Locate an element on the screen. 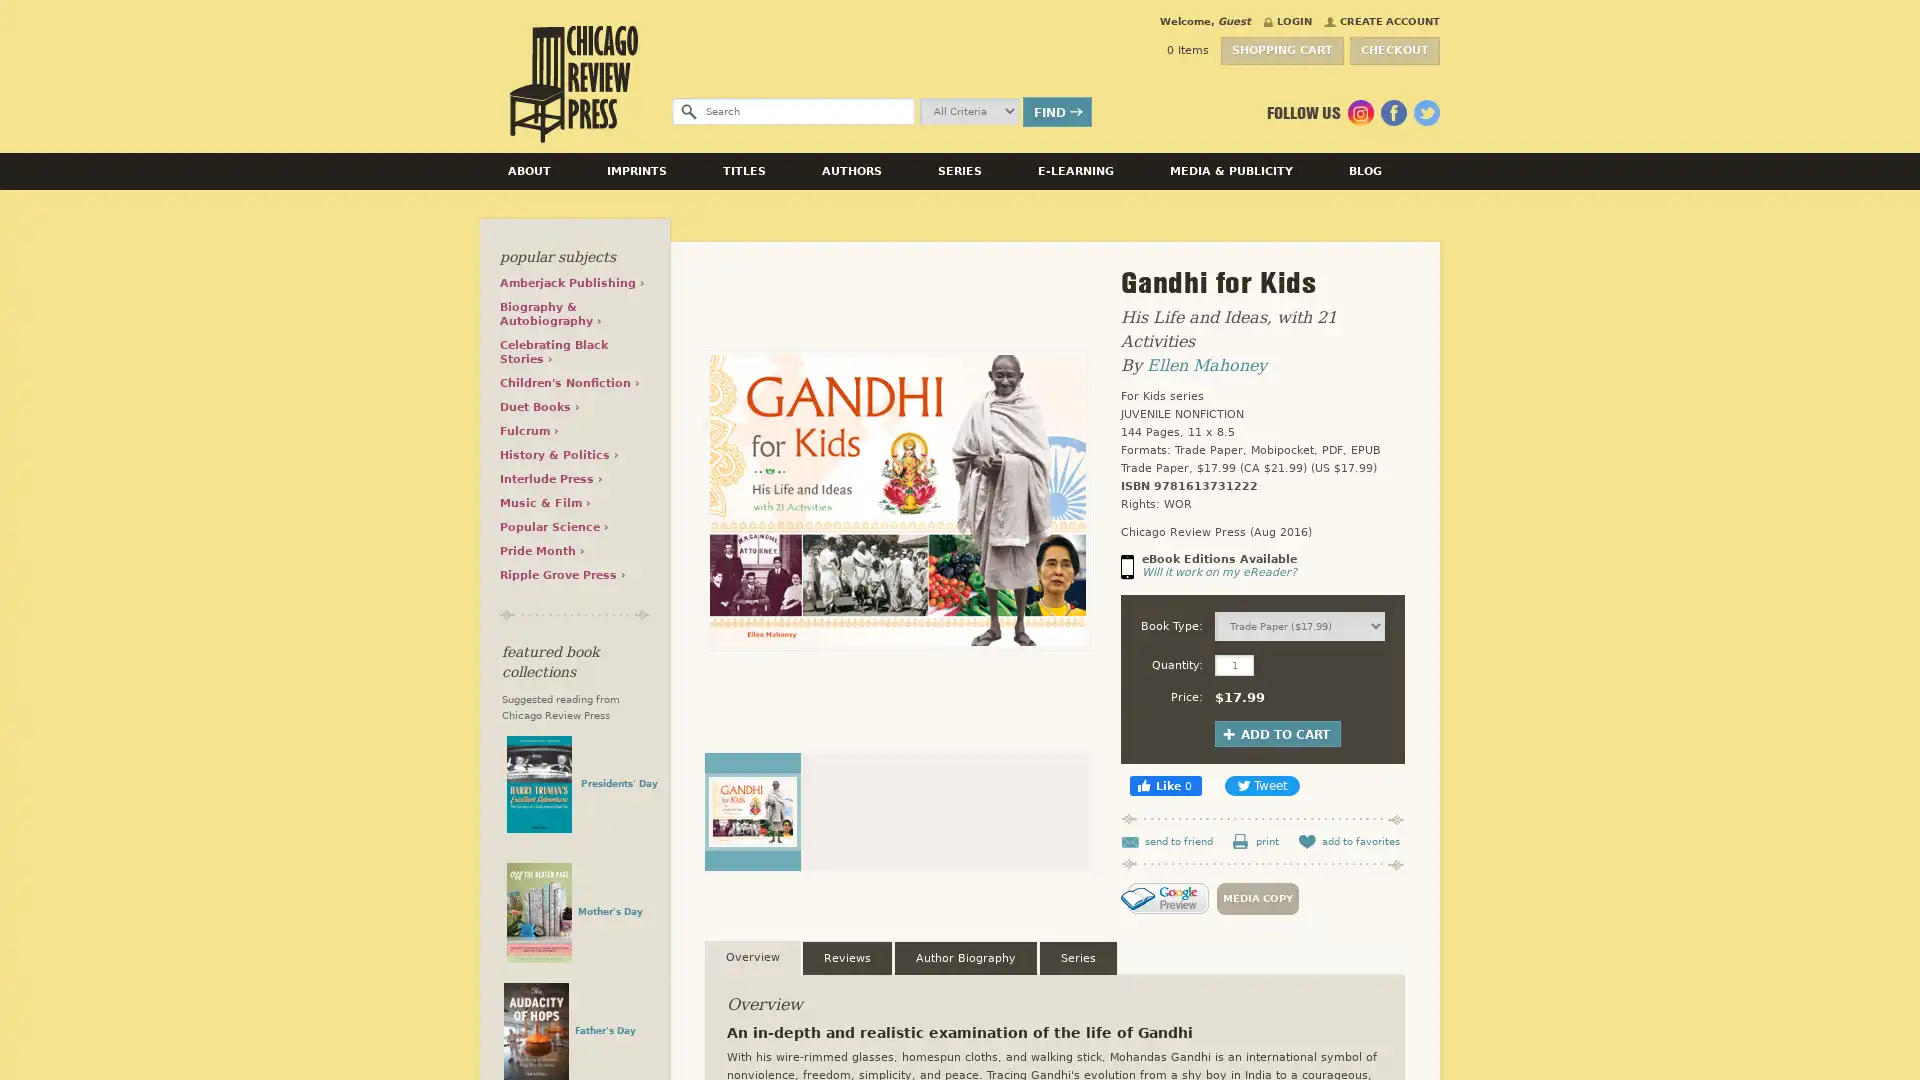  Add To Cart is located at coordinates (1276, 732).